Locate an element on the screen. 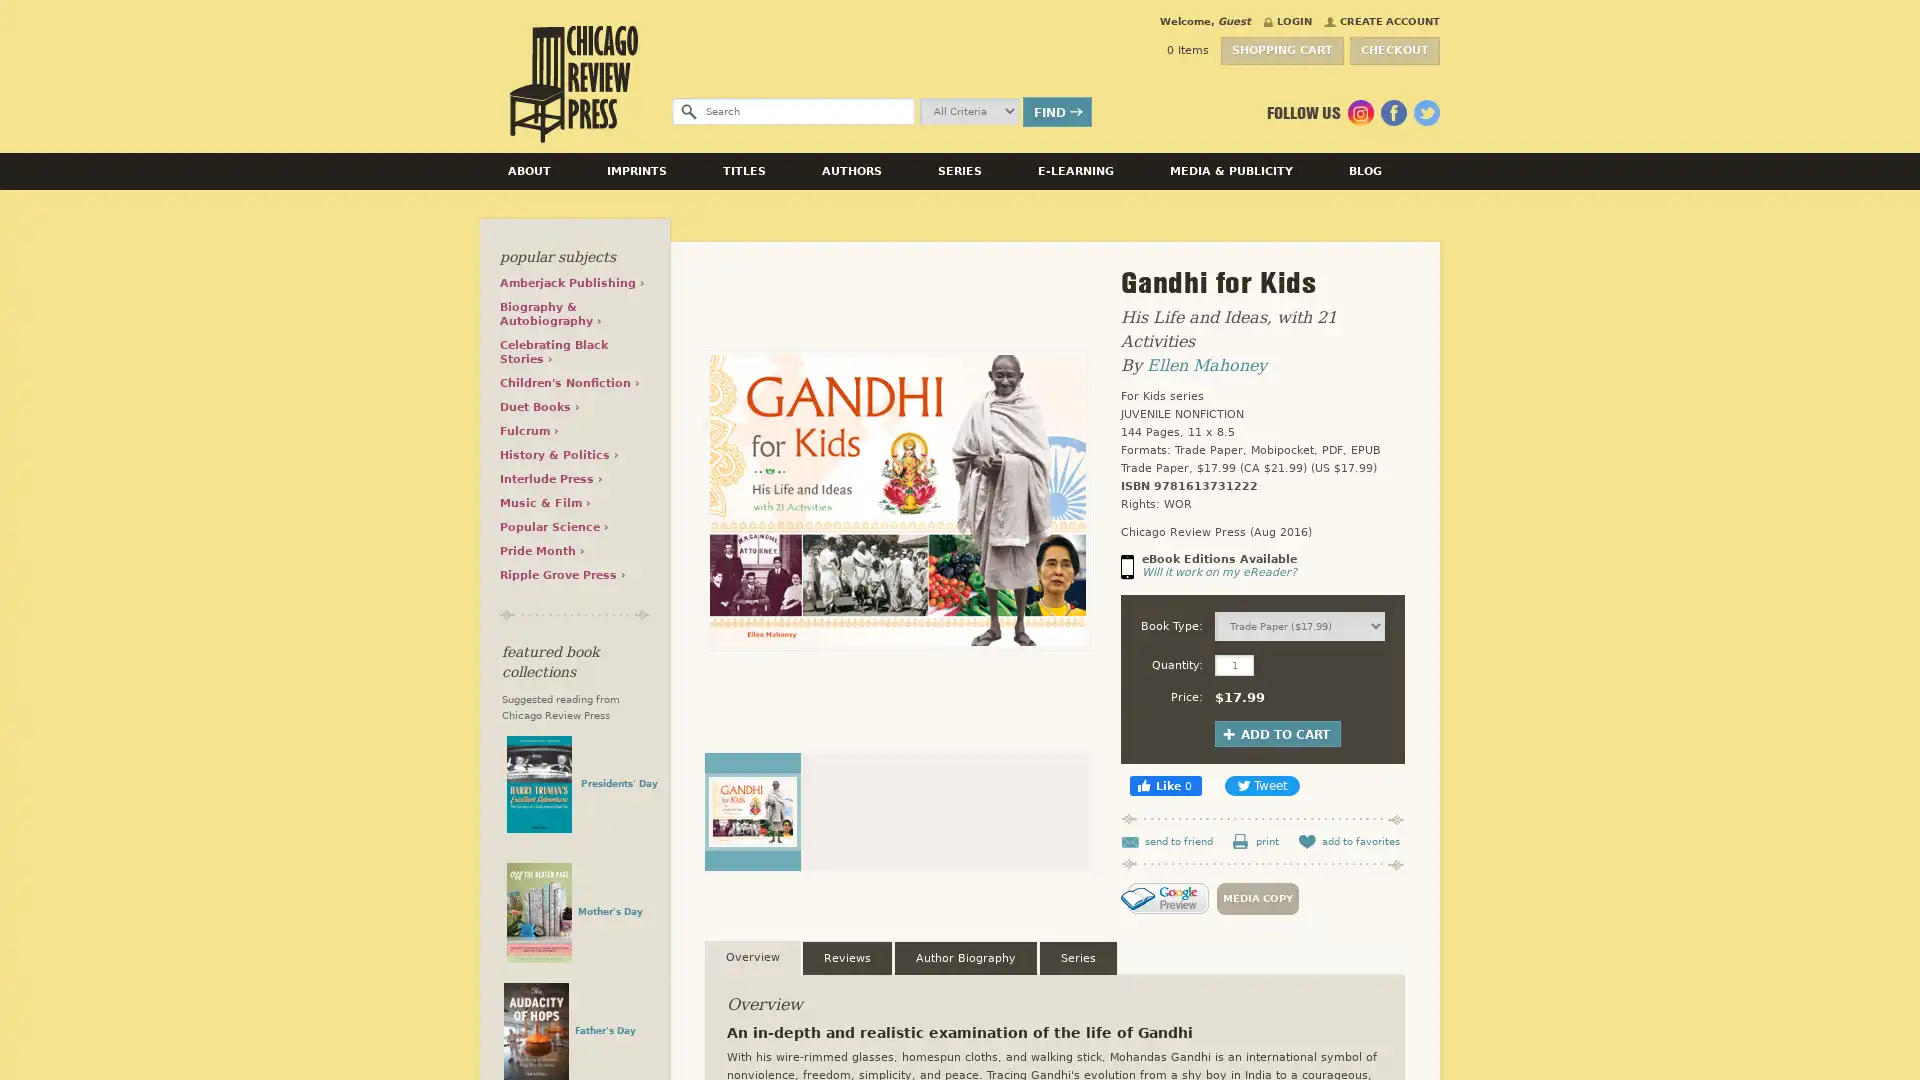  Add To Cart is located at coordinates (1276, 732).